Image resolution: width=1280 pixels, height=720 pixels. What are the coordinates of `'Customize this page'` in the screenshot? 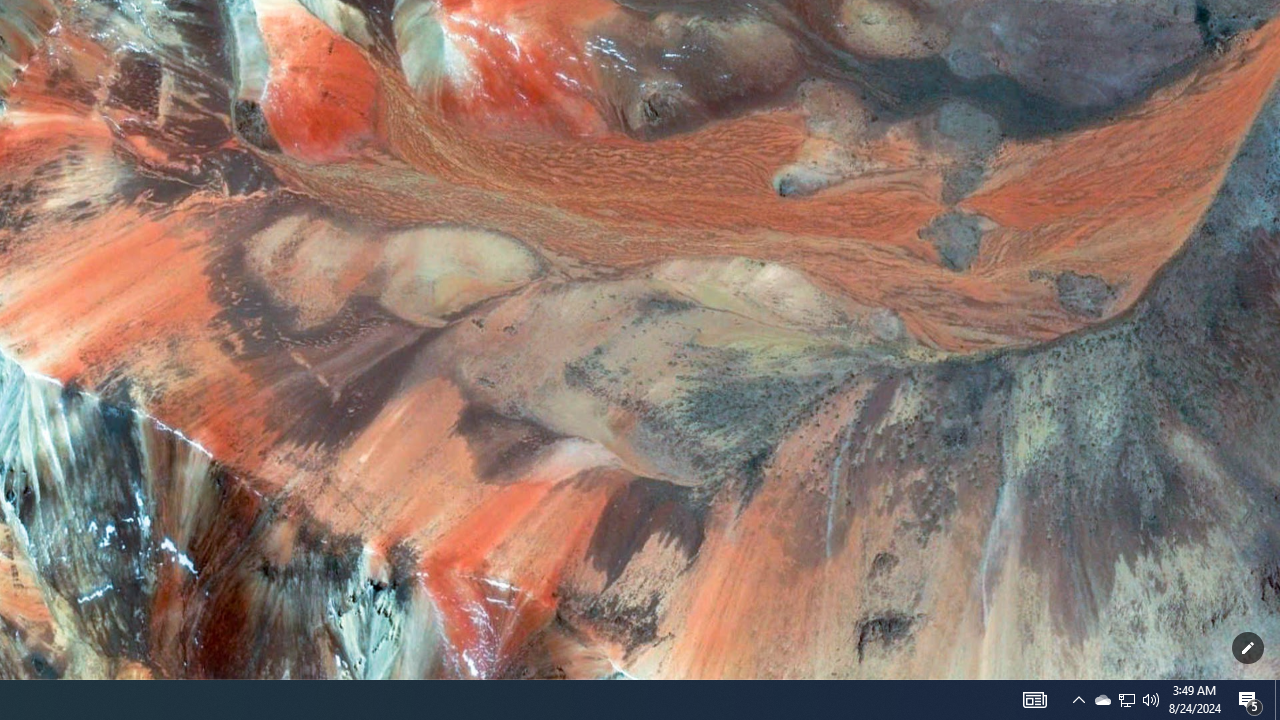 It's located at (1247, 648).